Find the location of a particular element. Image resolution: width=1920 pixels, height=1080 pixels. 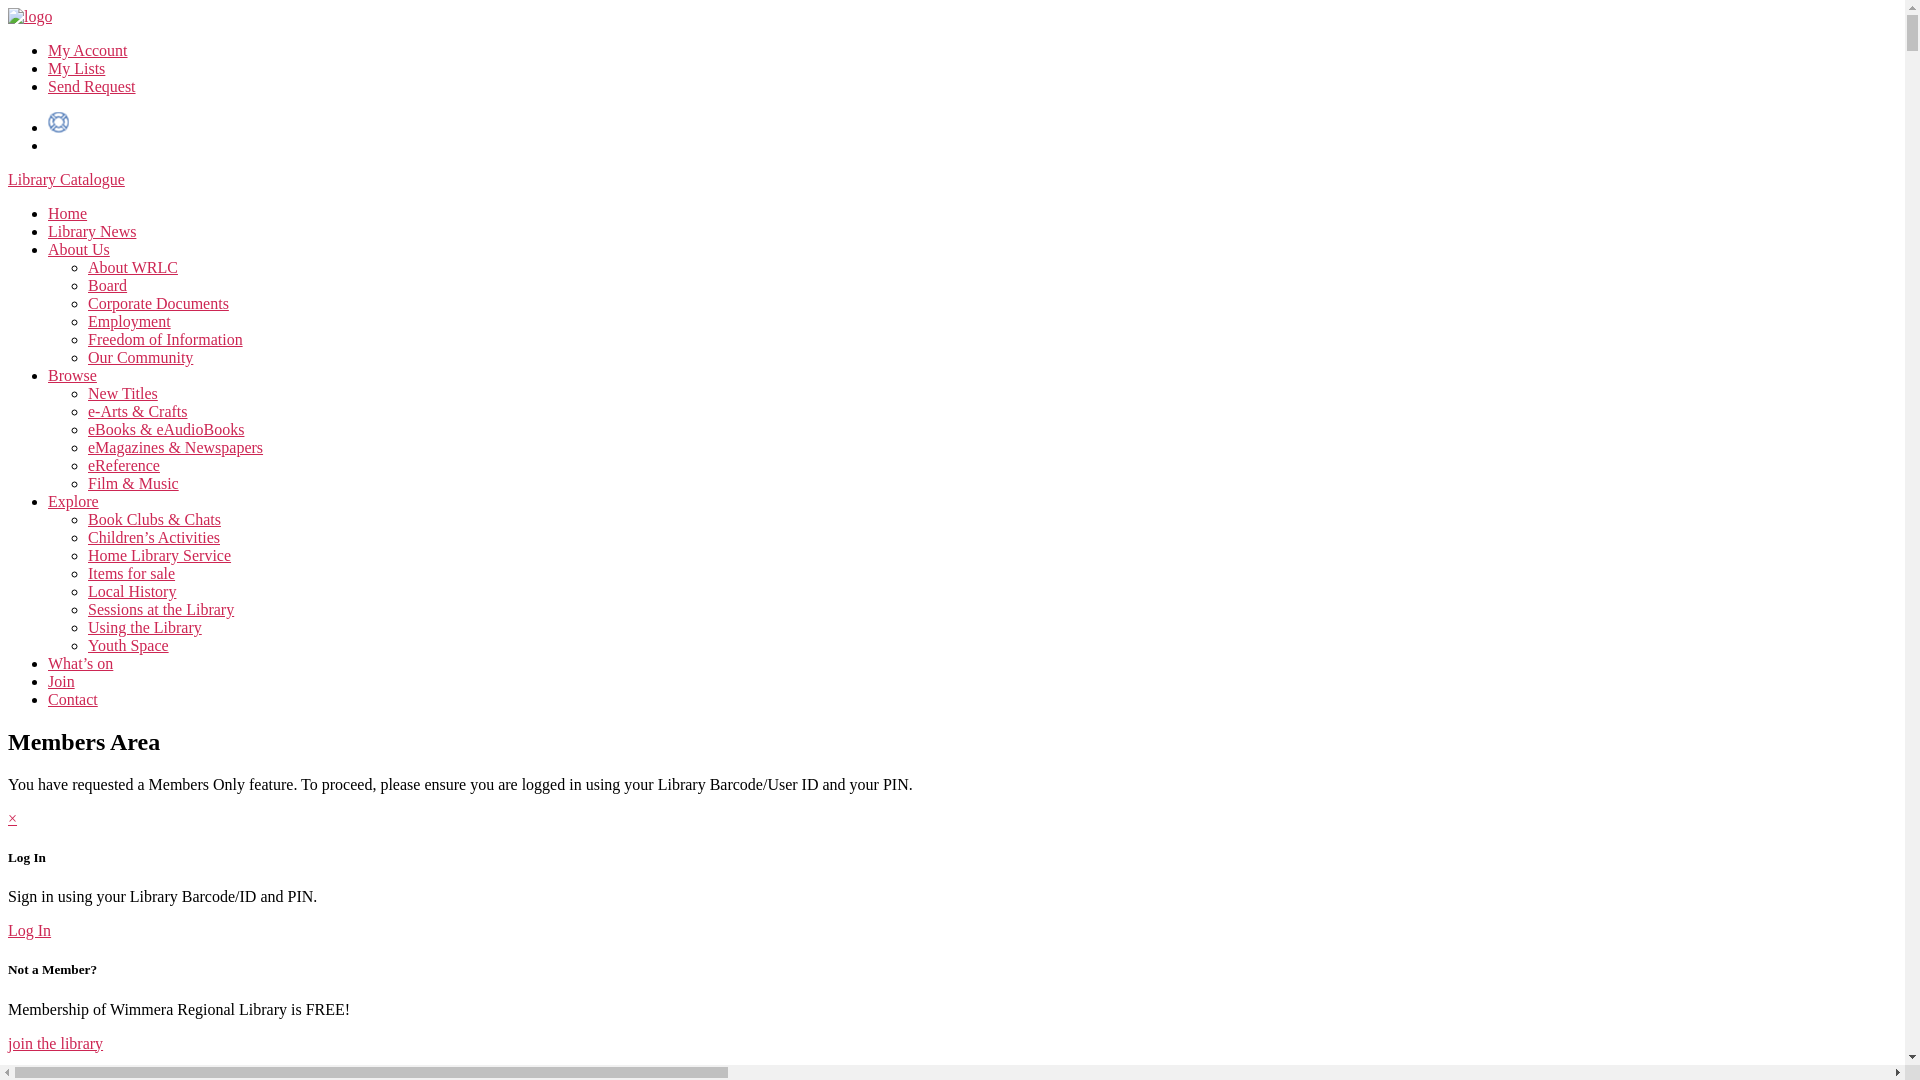

'eMagazines & Newspapers' is located at coordinates (175, 446).